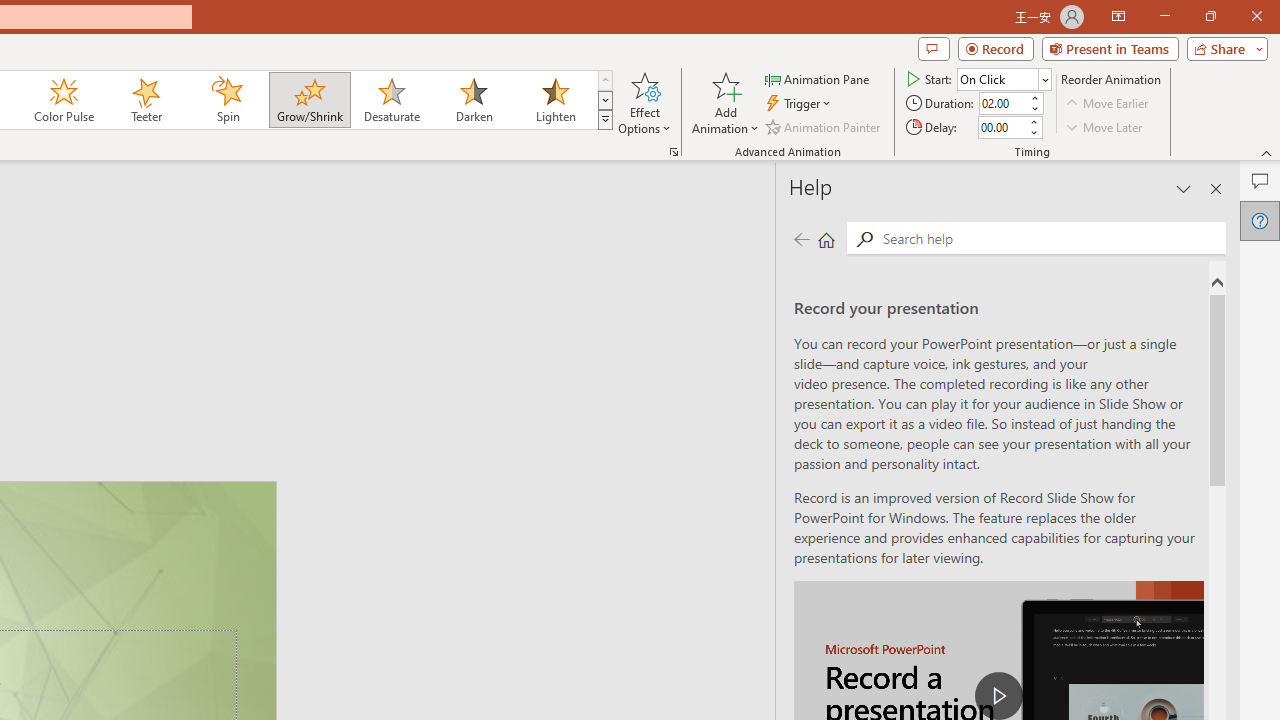 This screenshot has height=720, width=1280. I want to click on 'Effect Options', so click(645, 103).